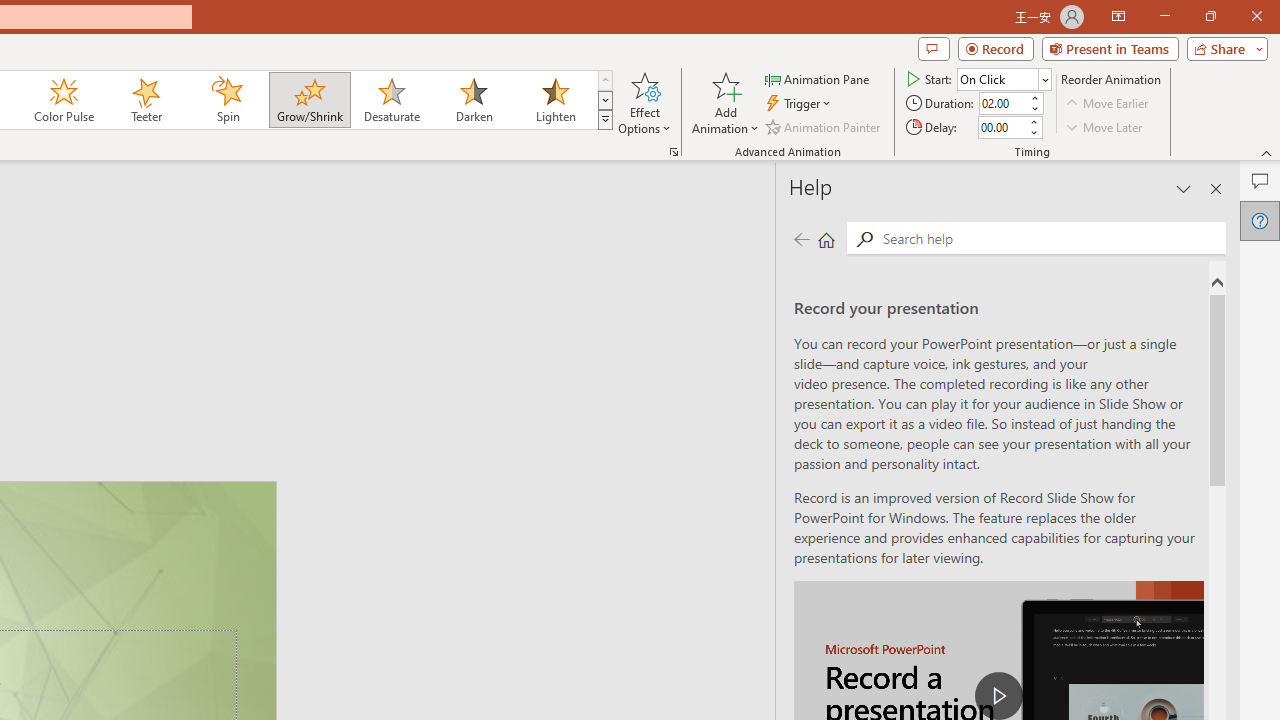 This screenshot has height=720, width=1280. I want to click on 'Effect Options', so click(645, 103).